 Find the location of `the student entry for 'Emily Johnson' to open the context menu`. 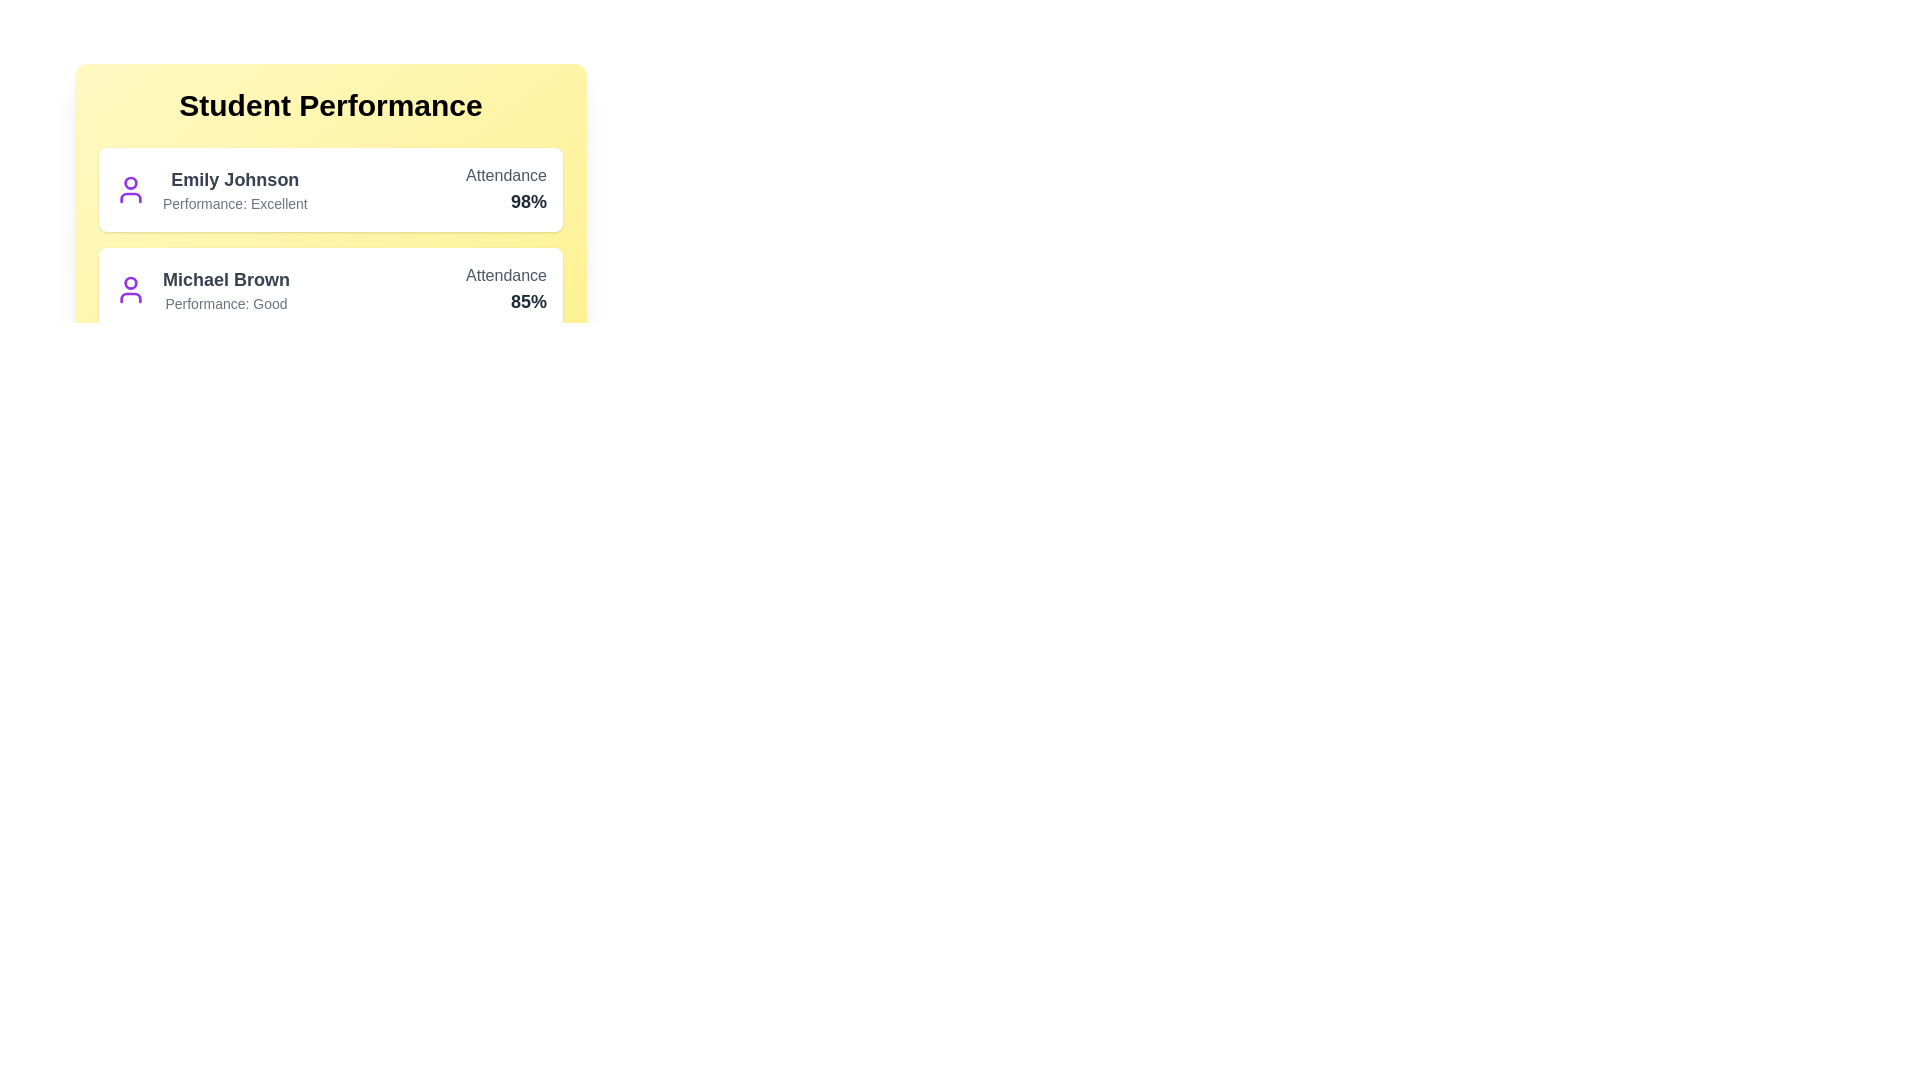

the student entry for 'Emily Johnson' to open the context menu is located at coordinates (331, 189).